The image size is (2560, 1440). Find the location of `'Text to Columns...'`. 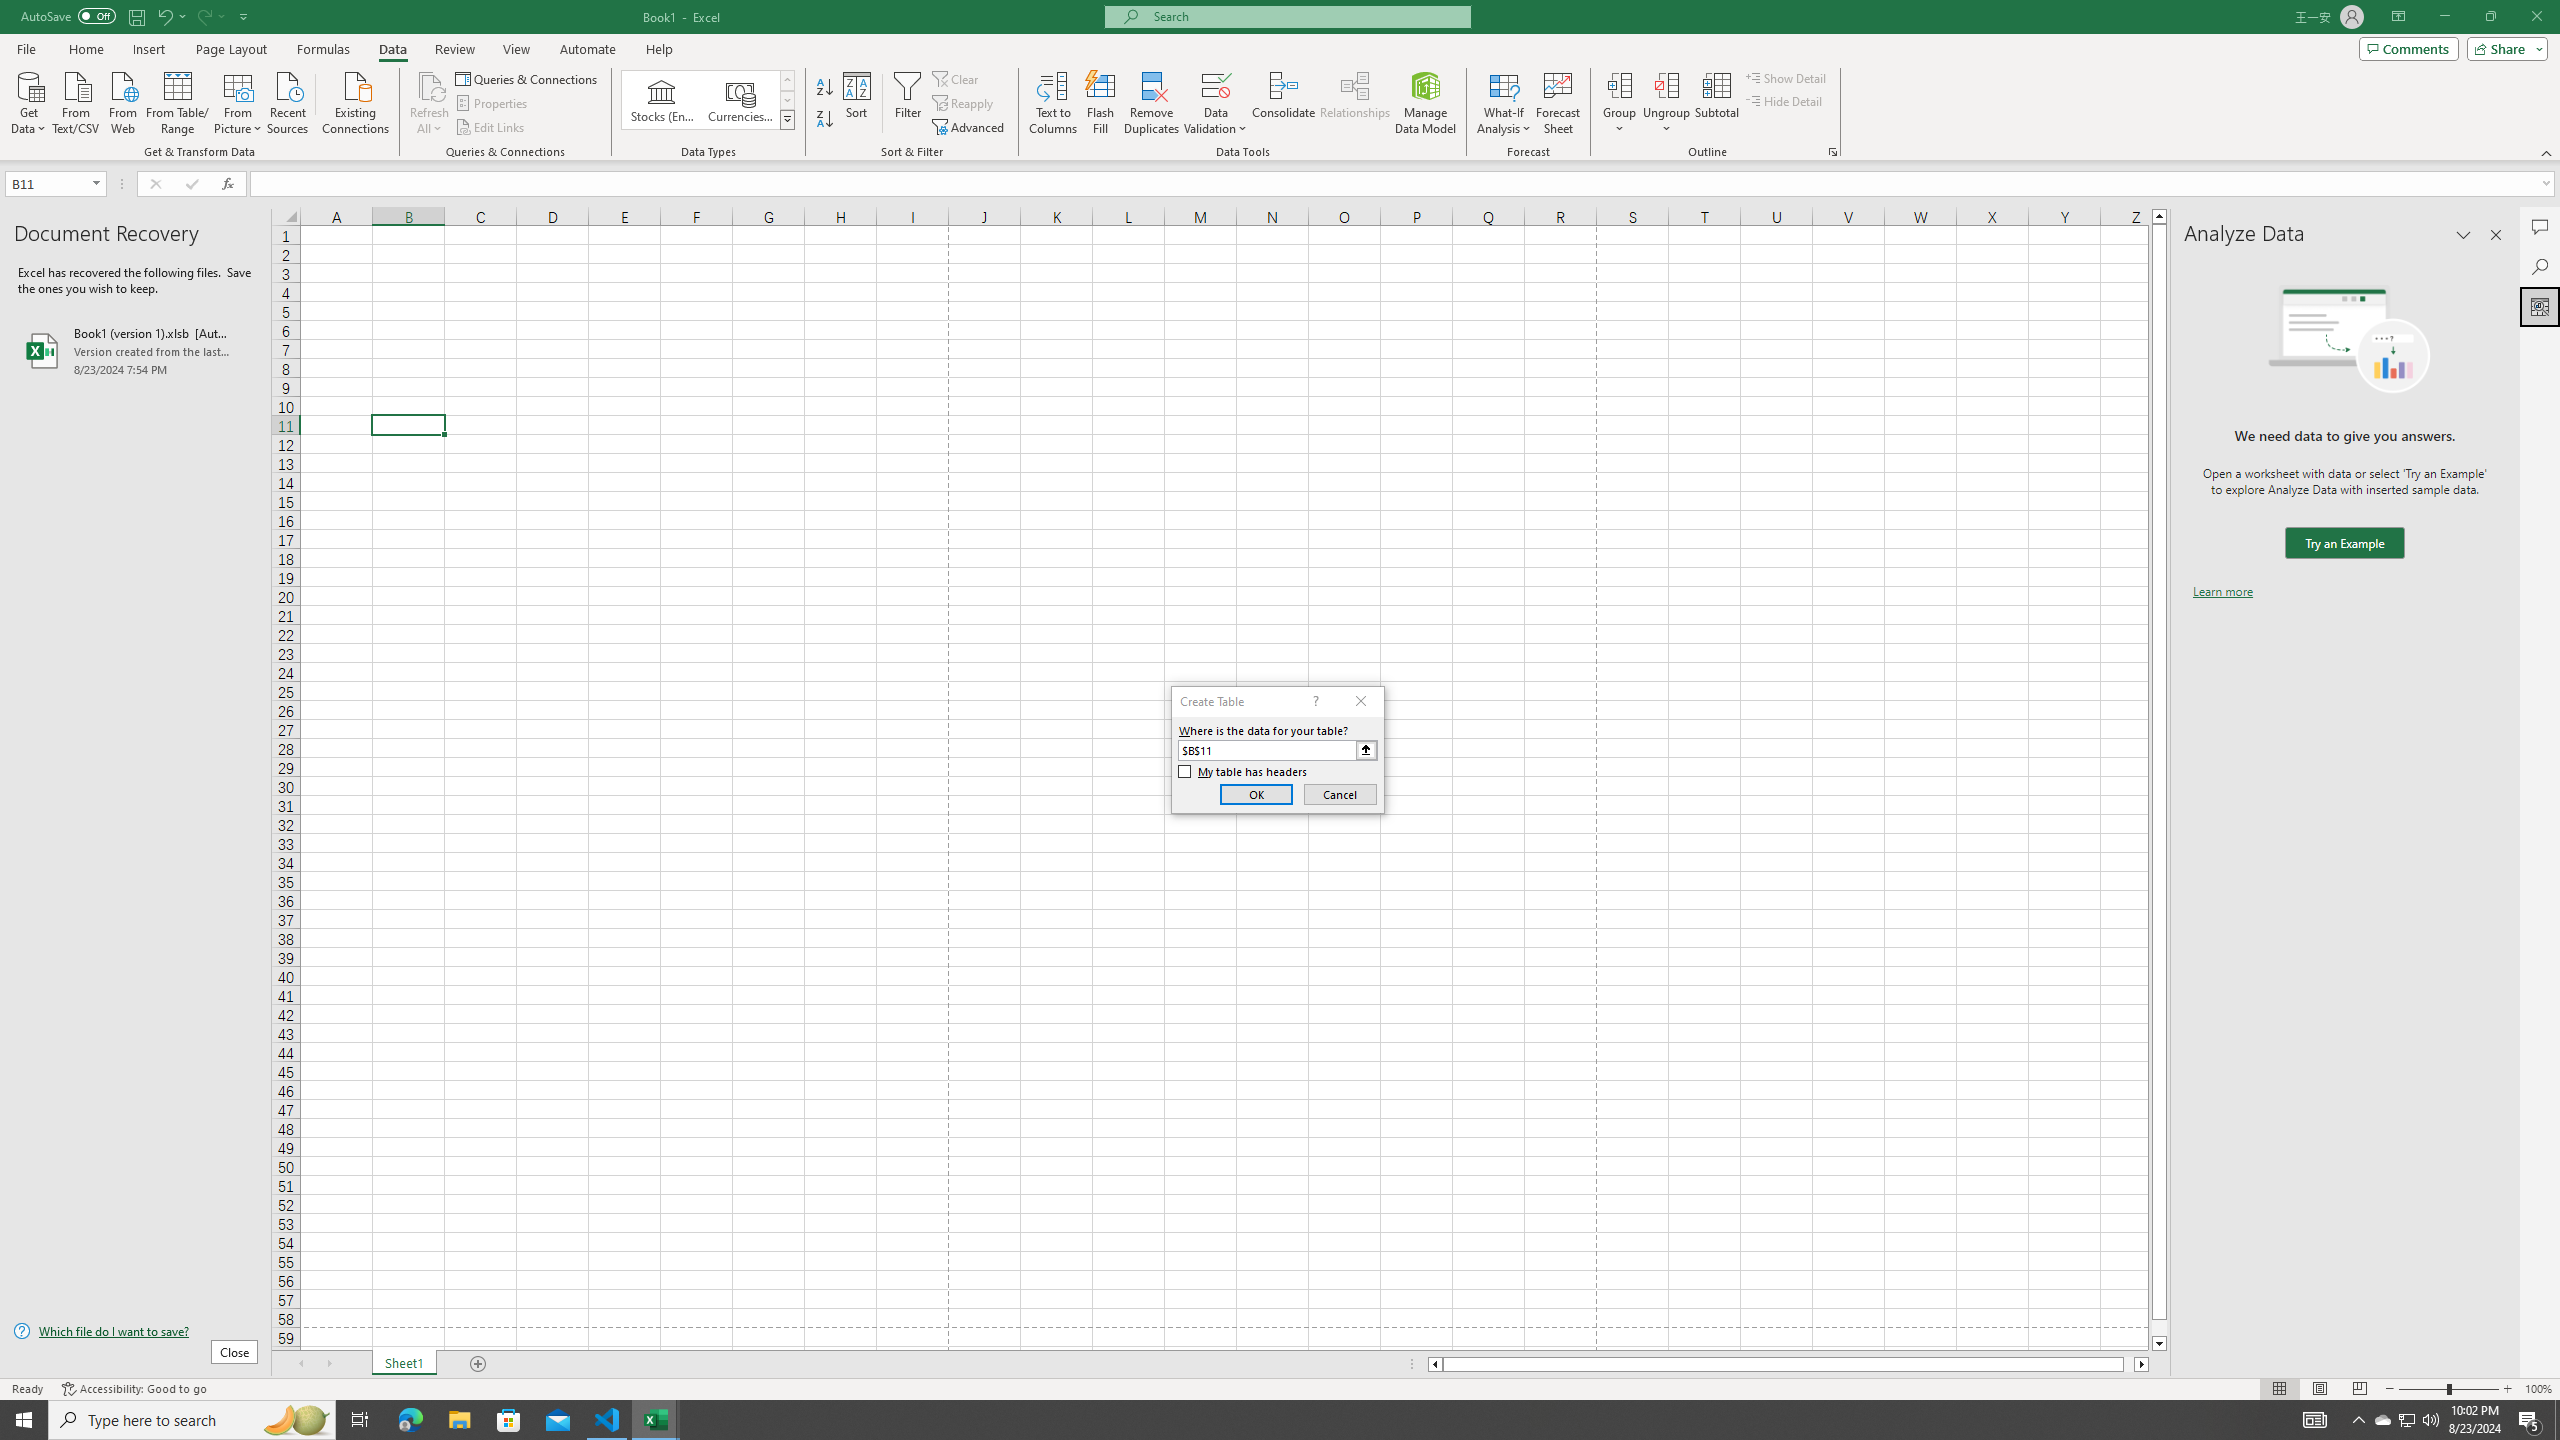

'Text to Columns...' is located at coordinates (1052, 103).